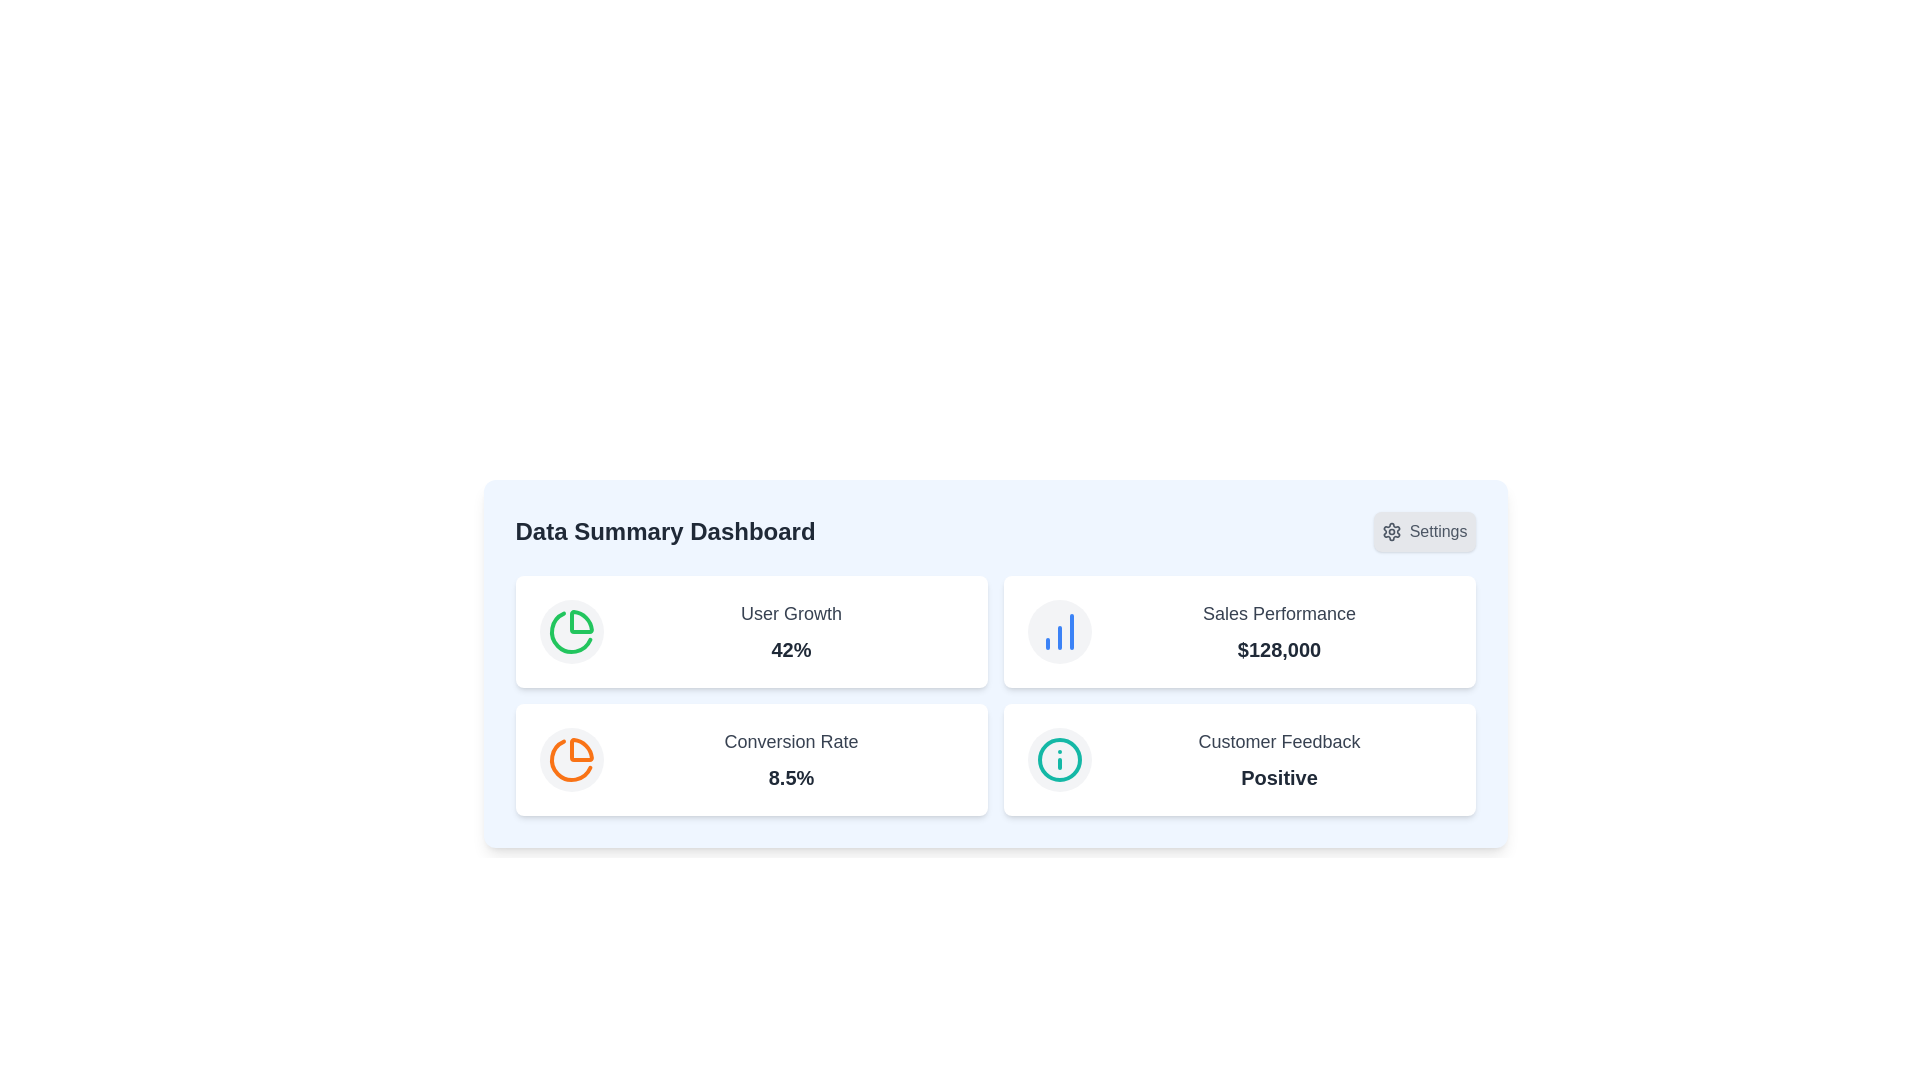 The width and height of the screenshot is (1920, 1080). Describe the element at coordinates (570, 759) in the screenshot. I see `the circular icon with an orange pie chart inside the 'Conversion Rate' section of the dashboard, which is located at the top-left corner of the card labeled 'Conversion Rate'` at that location.